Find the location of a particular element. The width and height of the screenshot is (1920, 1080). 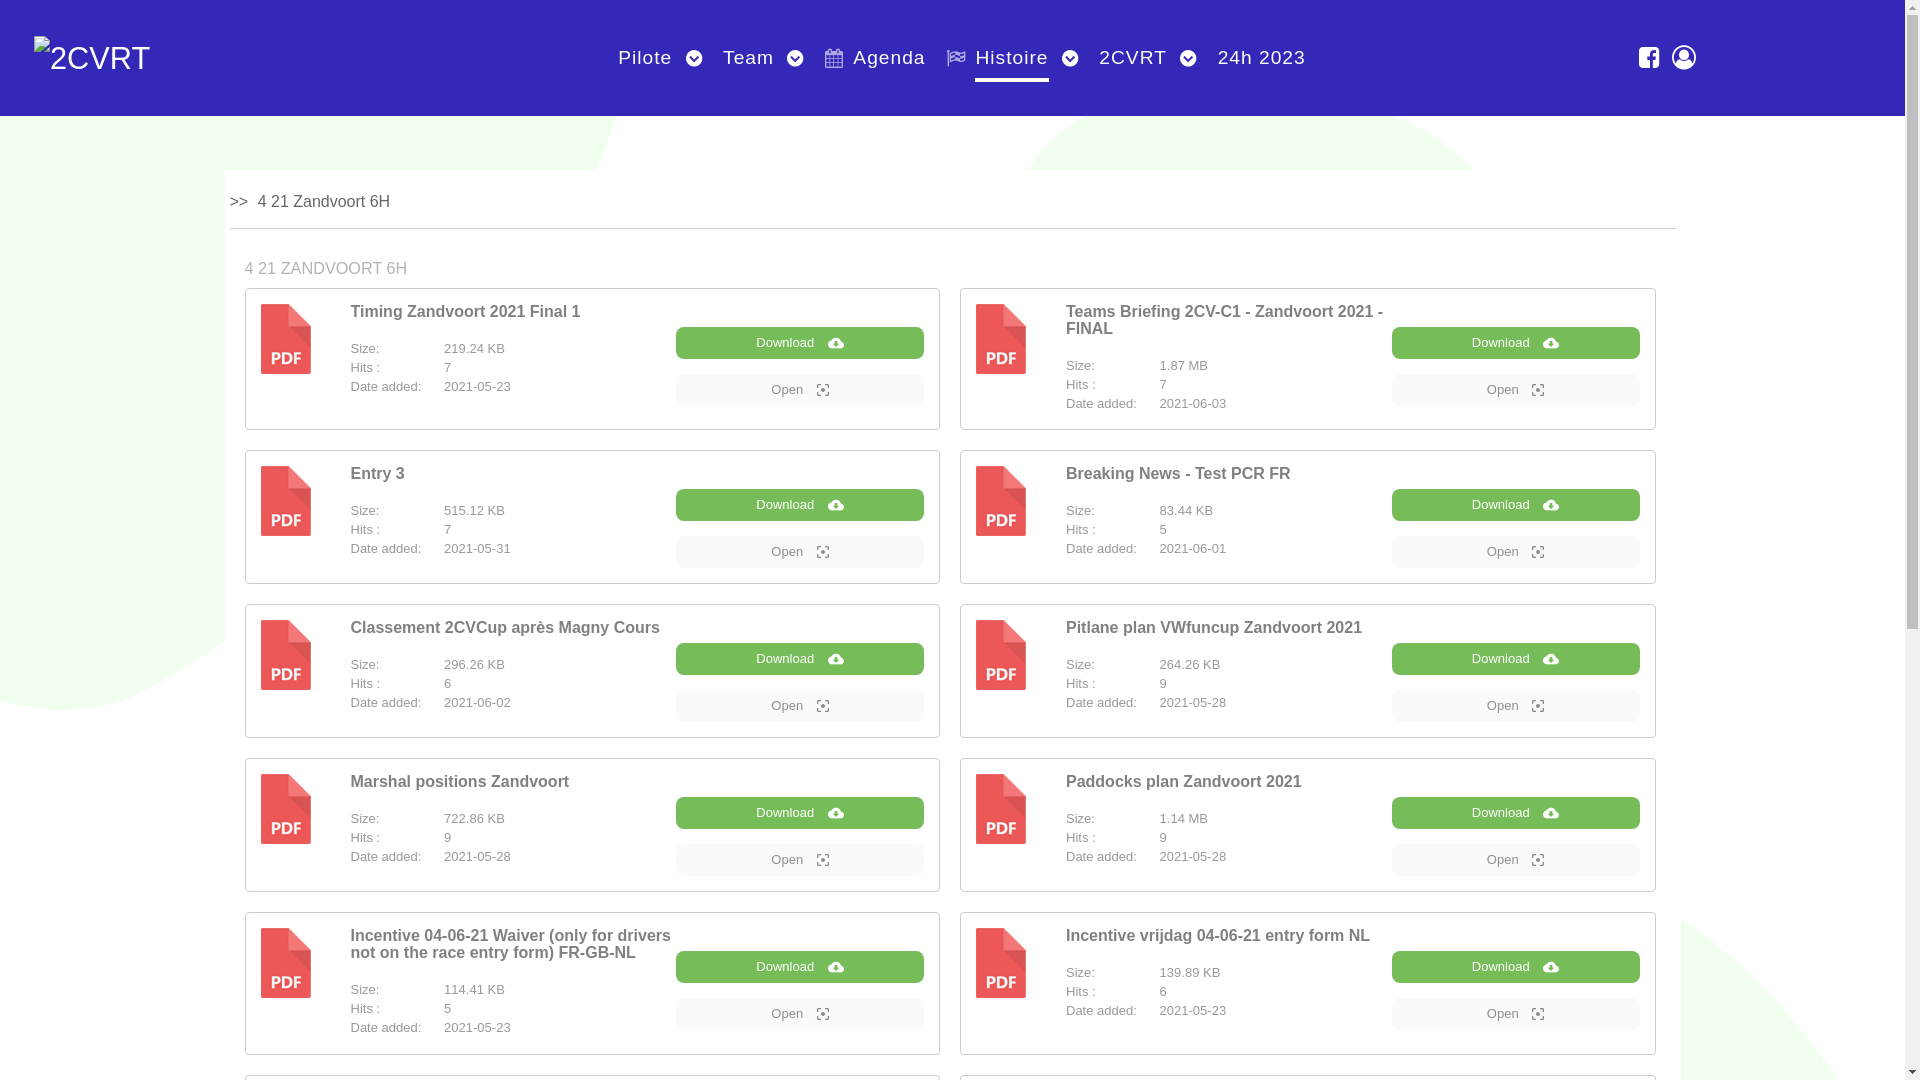

'Download' is located at coordinates (800, 966).